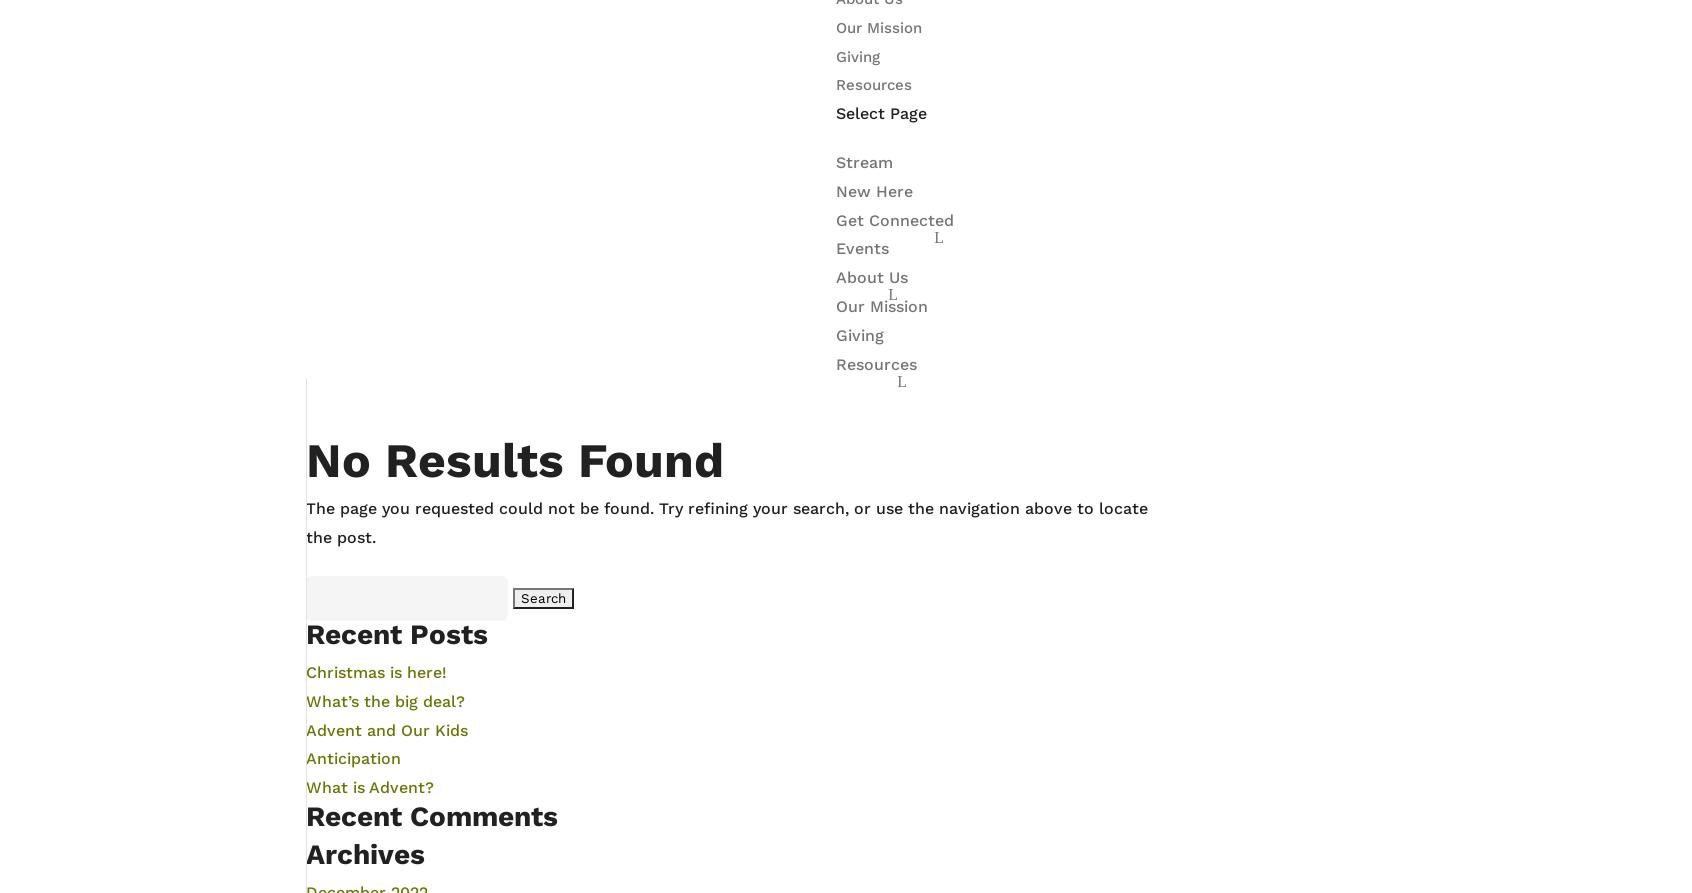 This screenshot has width=1692, height=893. What do you see at coordinates (305, 729) in the screenshot?
I see `'Advent and Our Kids'` at bounding box center [305, 729].